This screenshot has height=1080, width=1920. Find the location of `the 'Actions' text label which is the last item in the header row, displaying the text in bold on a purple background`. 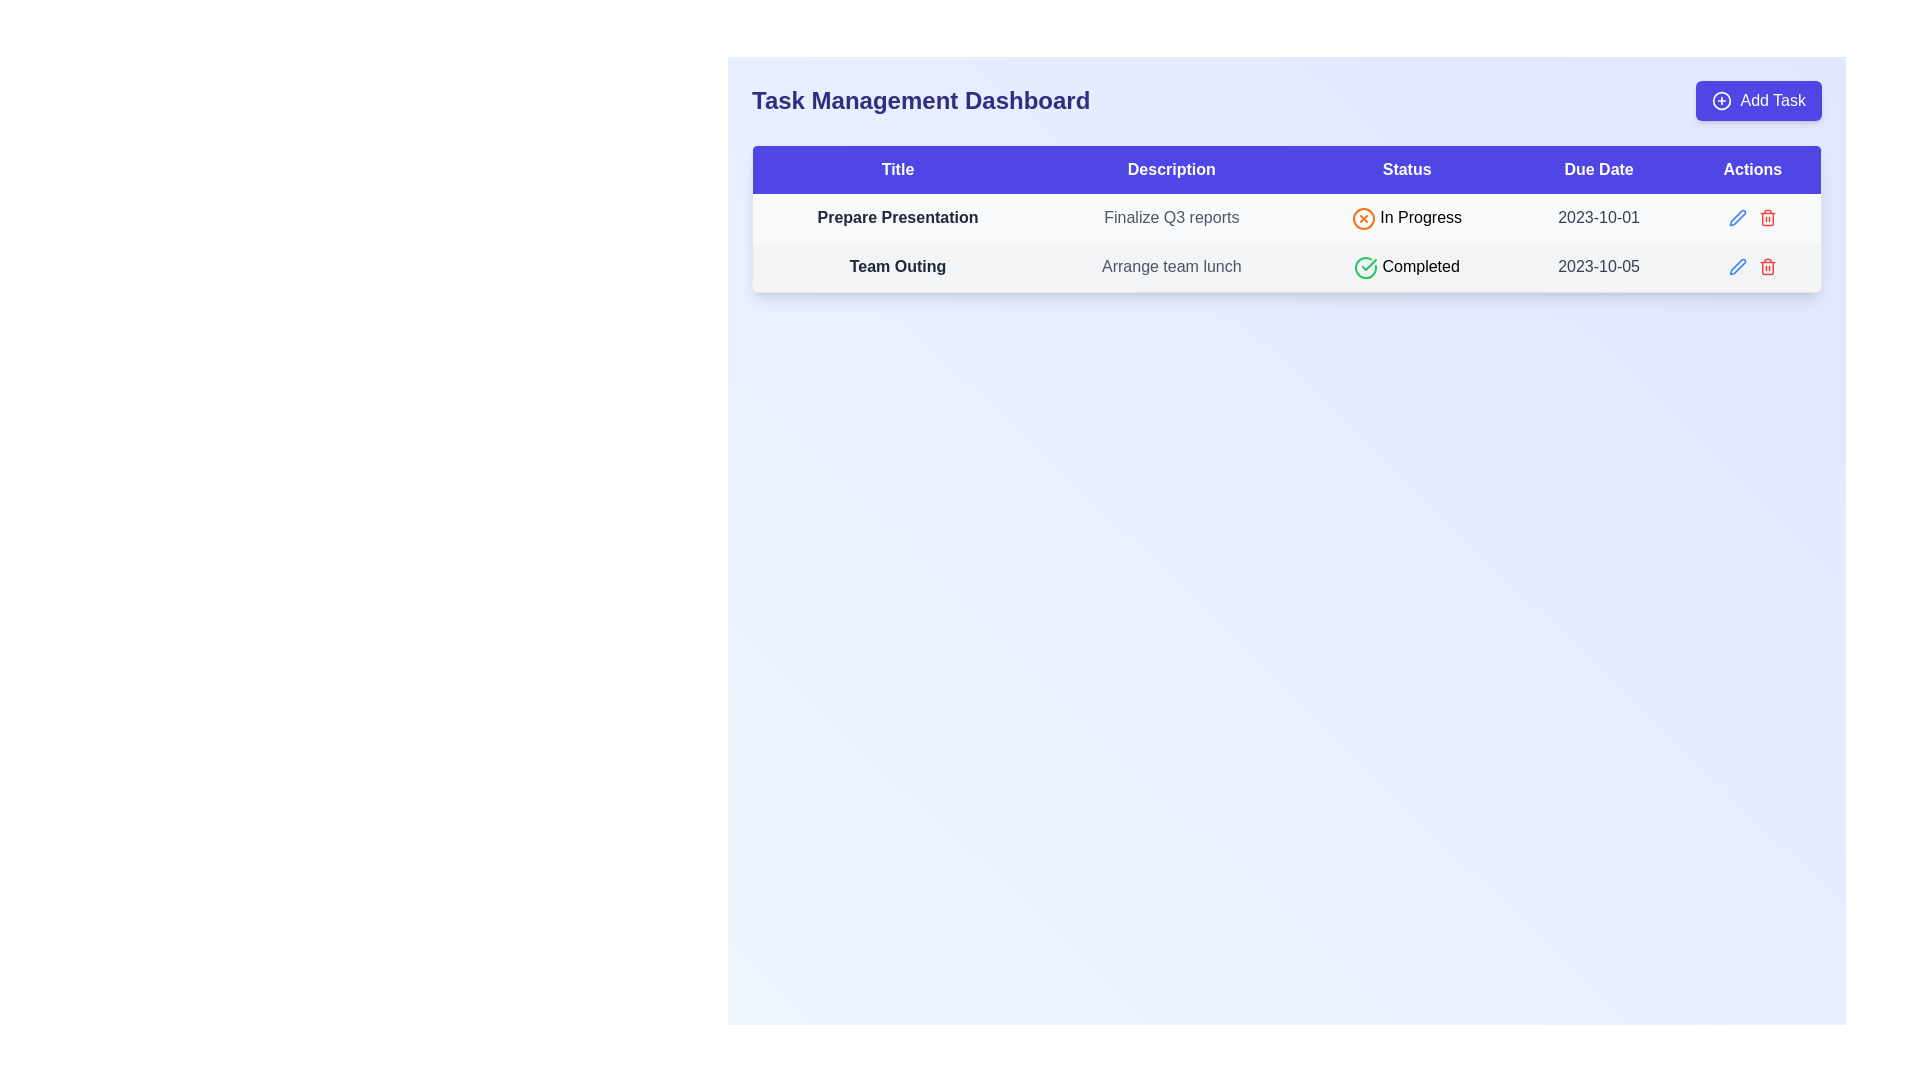

the 'Actions' text label which is the last item in the header row, displaying the text in bold on a purple background is located at coordinates (1751, 168).